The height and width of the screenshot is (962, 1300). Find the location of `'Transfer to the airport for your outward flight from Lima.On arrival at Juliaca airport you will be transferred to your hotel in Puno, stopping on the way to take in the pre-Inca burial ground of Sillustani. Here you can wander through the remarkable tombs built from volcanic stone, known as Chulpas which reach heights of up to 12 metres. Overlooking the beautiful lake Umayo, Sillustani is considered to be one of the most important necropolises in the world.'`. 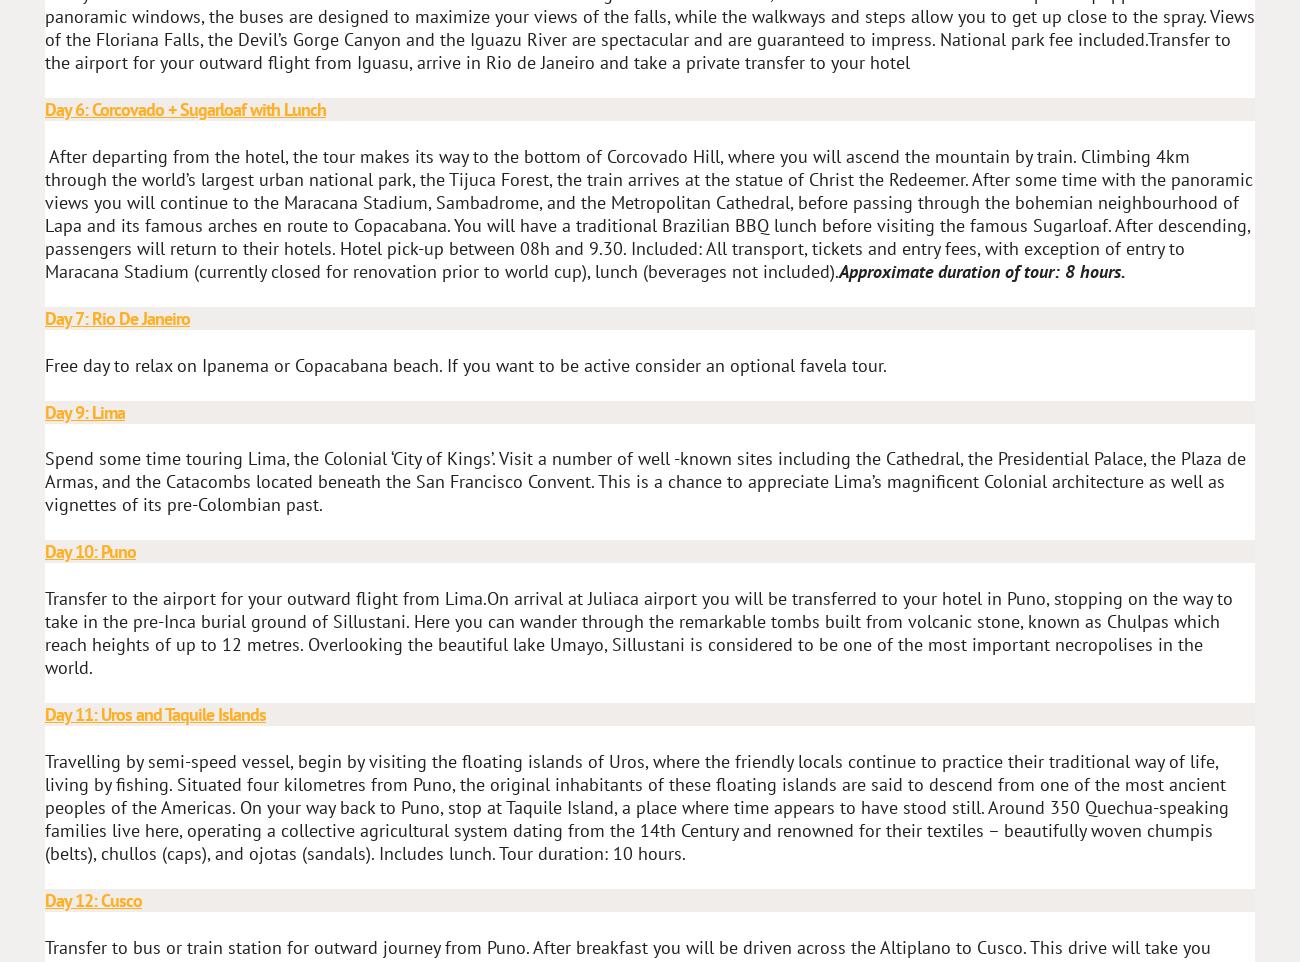

'Transfer to the airport for your outward flight from Lima.On arrival at Juliaca airport you will be transferred to your hotel in Puno, stopping on the way to take in the pre-Inca burial ground of Sillustani. Here you can wander through the remarkable tombs built from volcanic stone, known as Chulpas which reach heights of up to 12 metres. Overlooking the beautiful lake Umayo, Sillustani is considered to be one of the most important necropolises in the world.' is located at coordinates (638, 632).